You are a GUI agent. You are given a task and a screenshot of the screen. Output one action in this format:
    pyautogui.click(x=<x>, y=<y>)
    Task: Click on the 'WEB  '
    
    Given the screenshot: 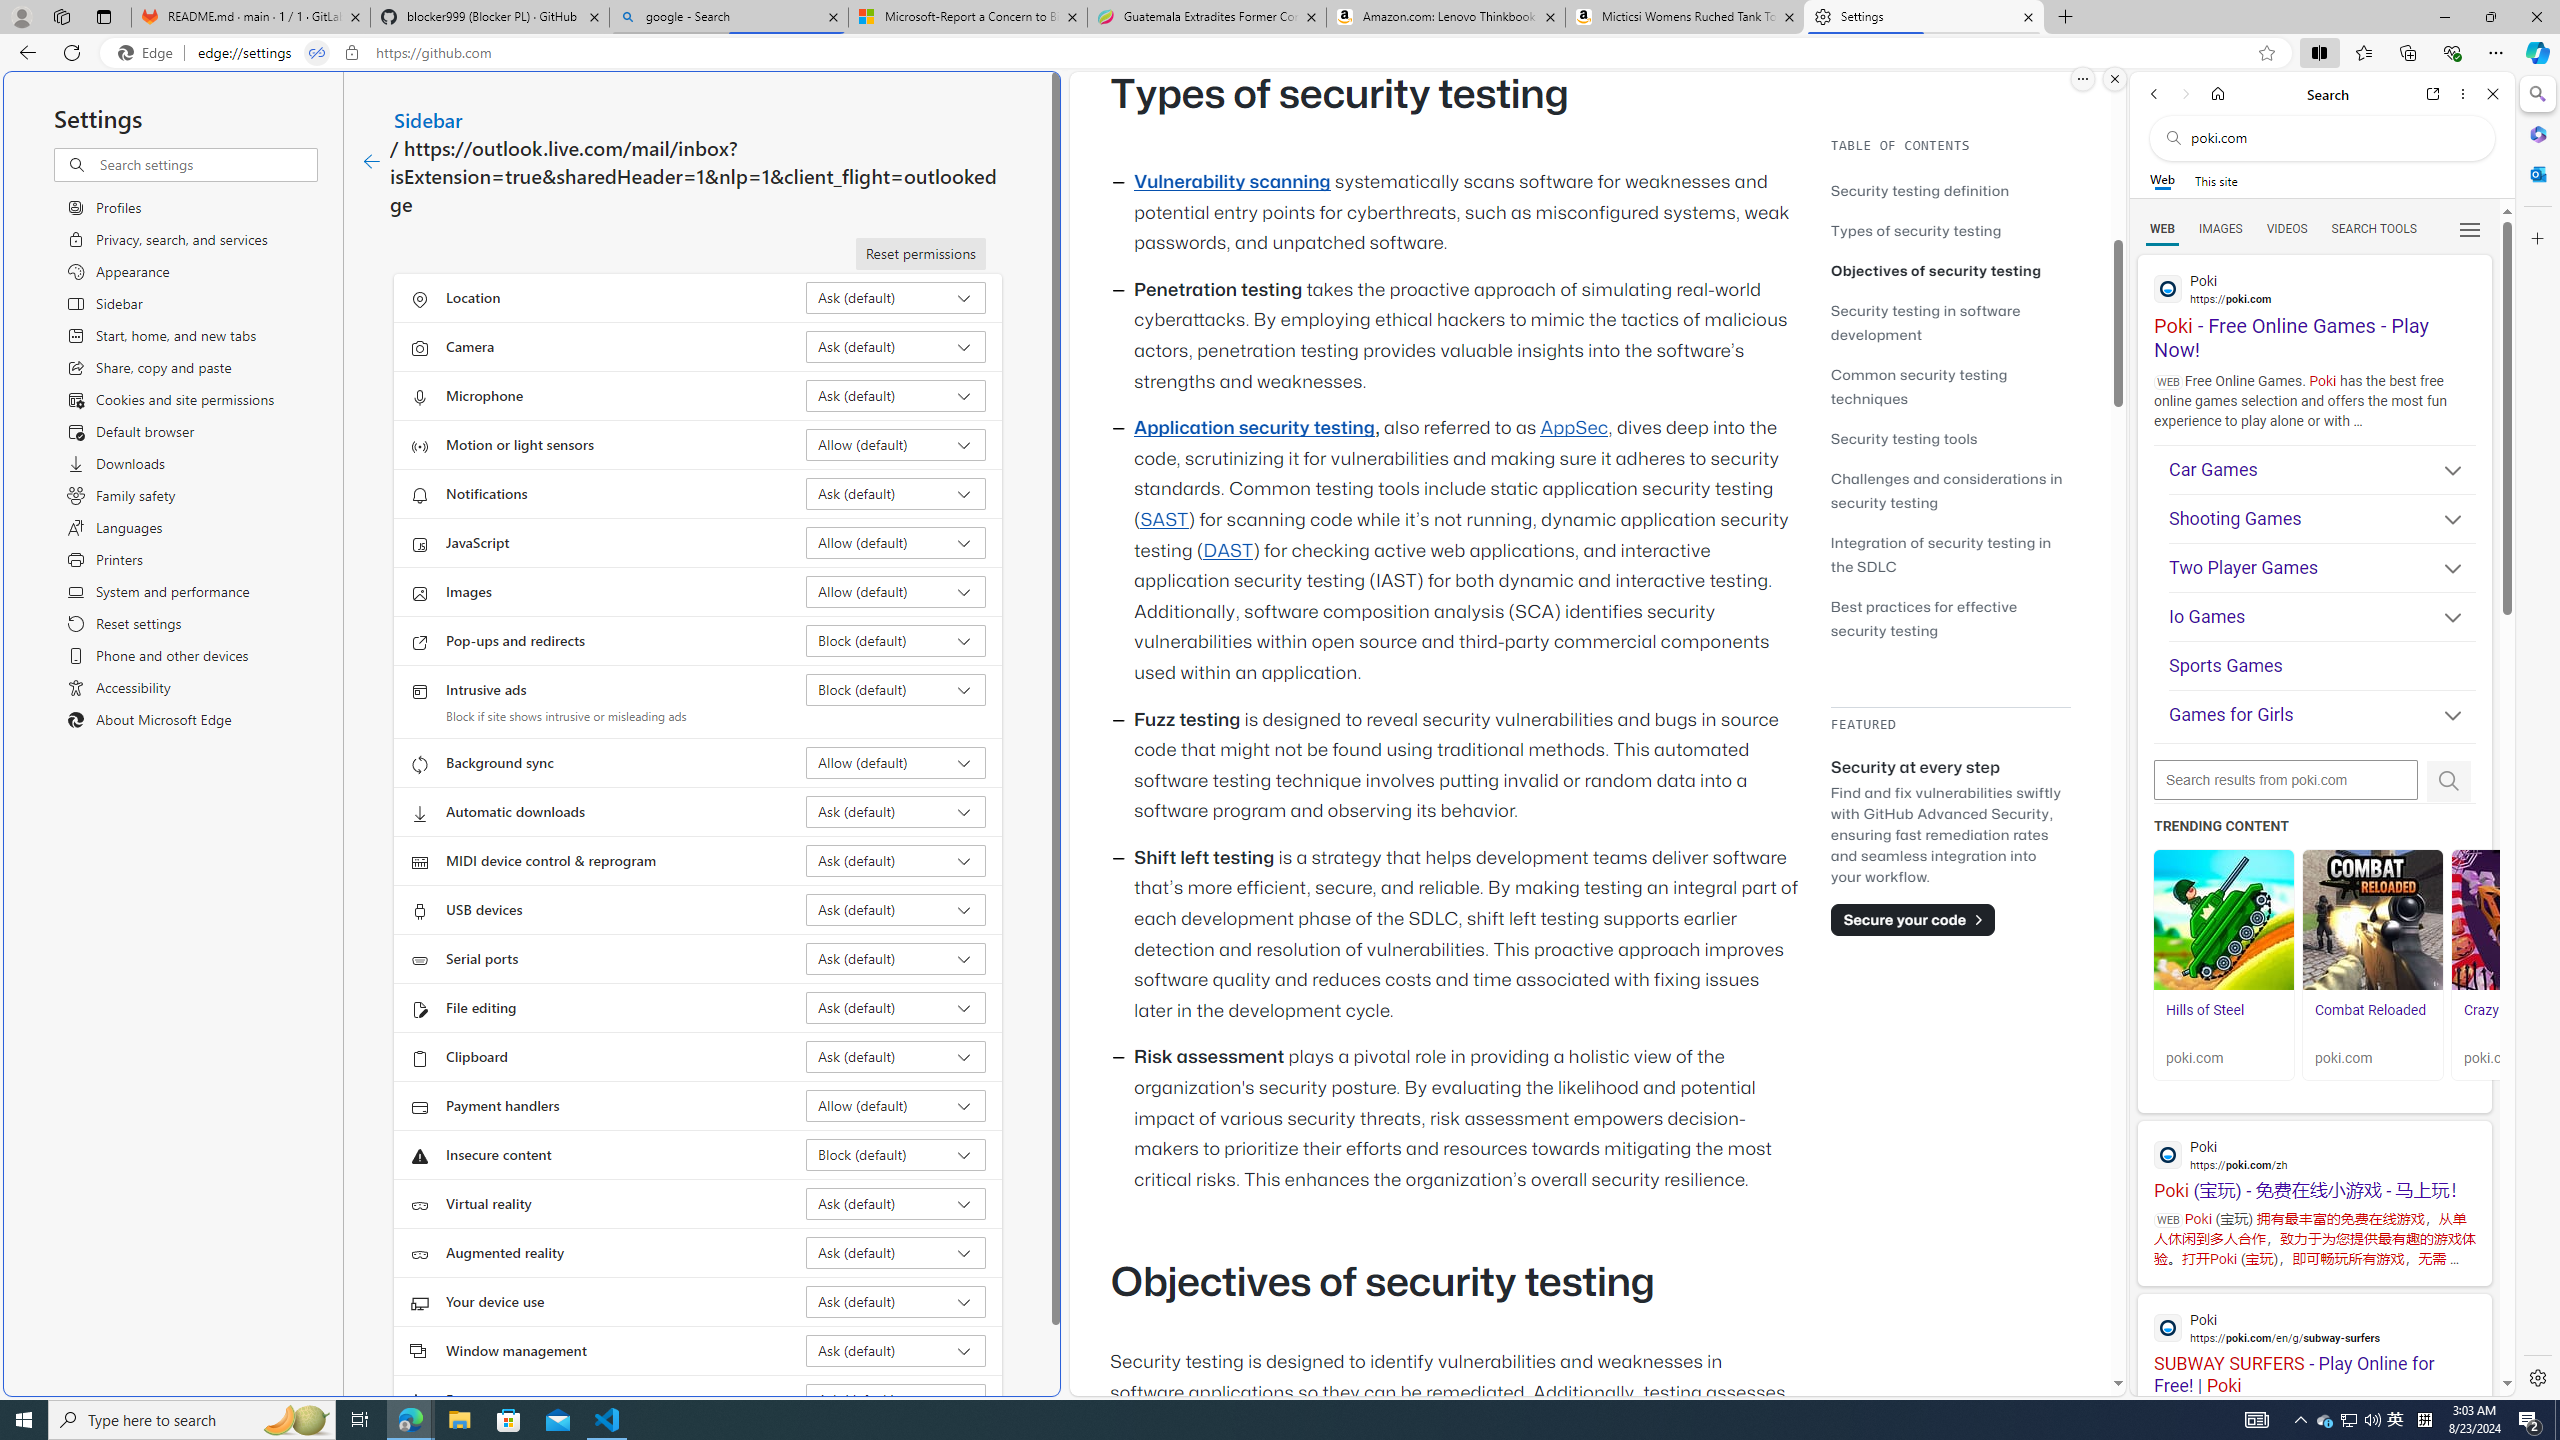 What is the action you would take?
    pyautogui.click(x=2162, y=229)
    